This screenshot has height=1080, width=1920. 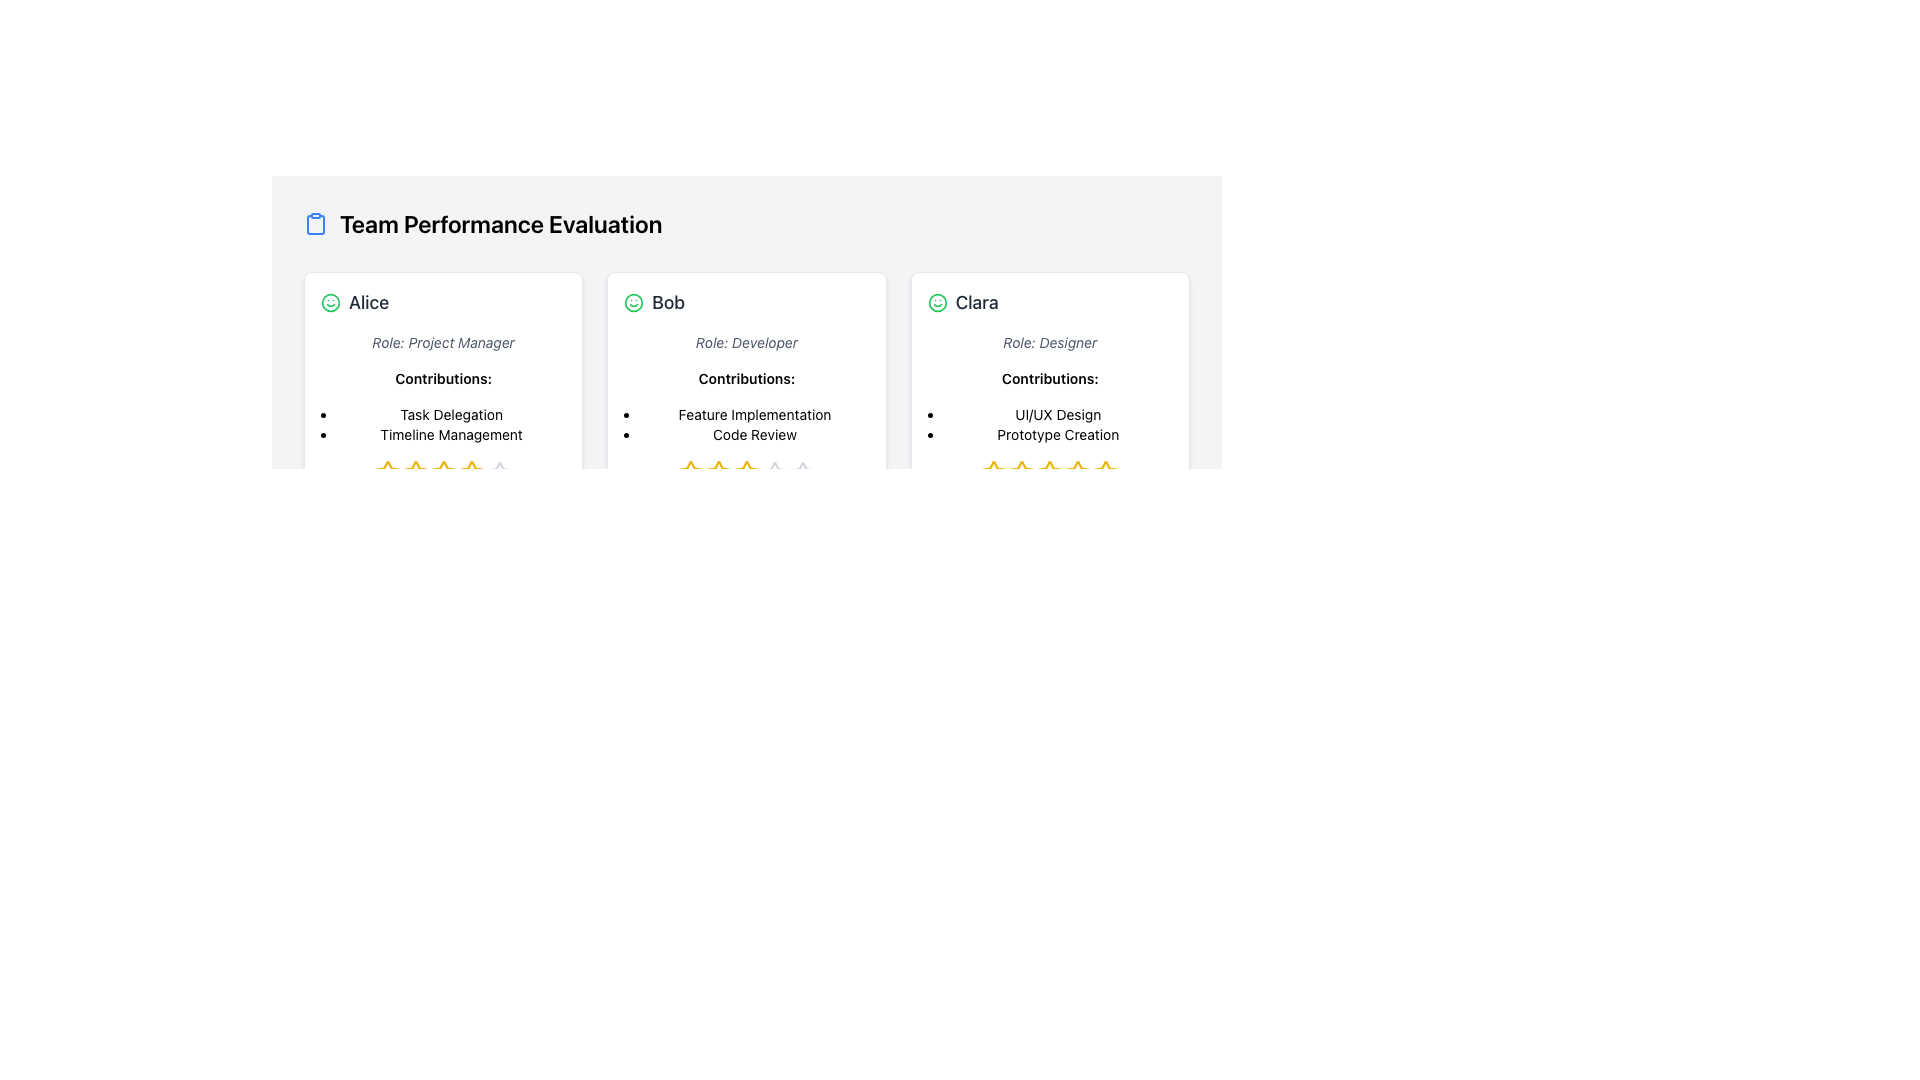 What do you see at coordinates (691, 473) in the screenshot?
I see `the second star icon in the horizontal rating bar on the card labeled 'Bob'` at bounding box center [691, 473].